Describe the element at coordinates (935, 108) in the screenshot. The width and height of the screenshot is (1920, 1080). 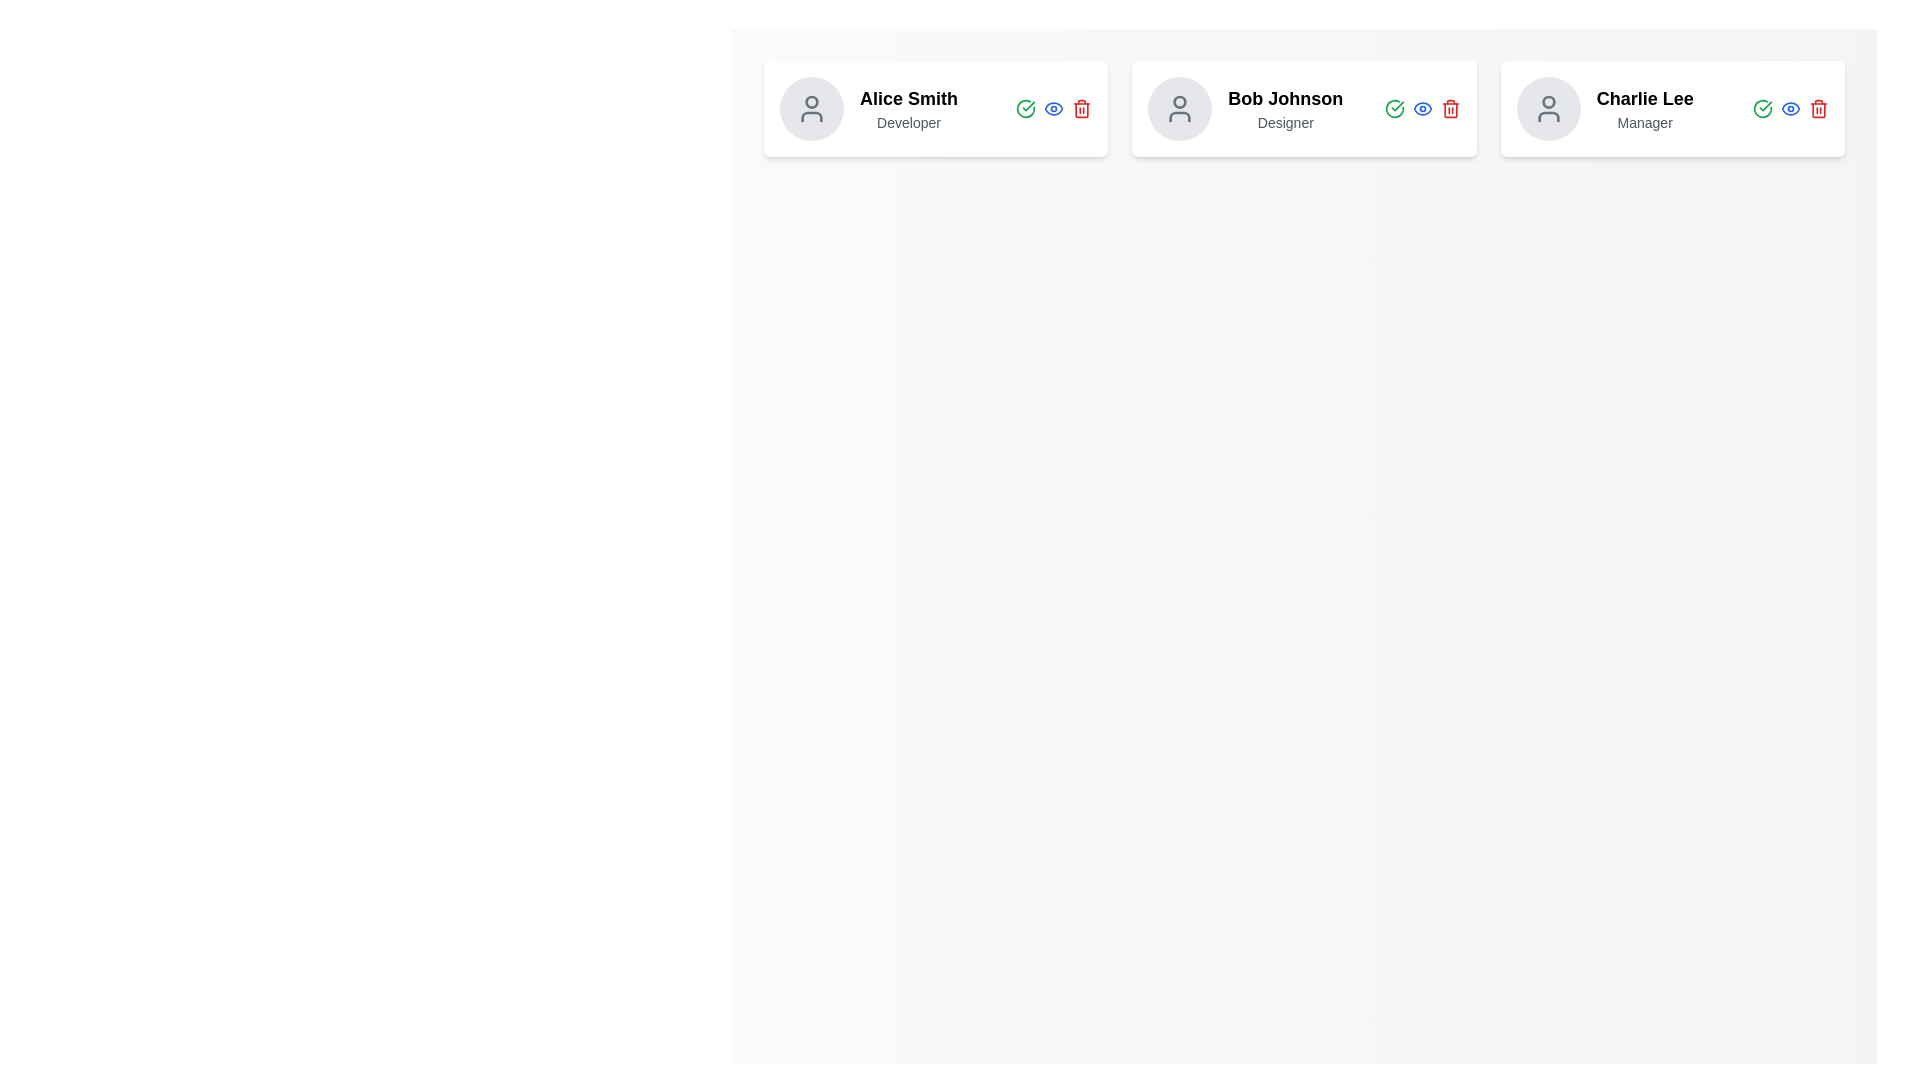
I see `the user profile card located in the top-left corner of the section, which displays user information including name and role` at that location.